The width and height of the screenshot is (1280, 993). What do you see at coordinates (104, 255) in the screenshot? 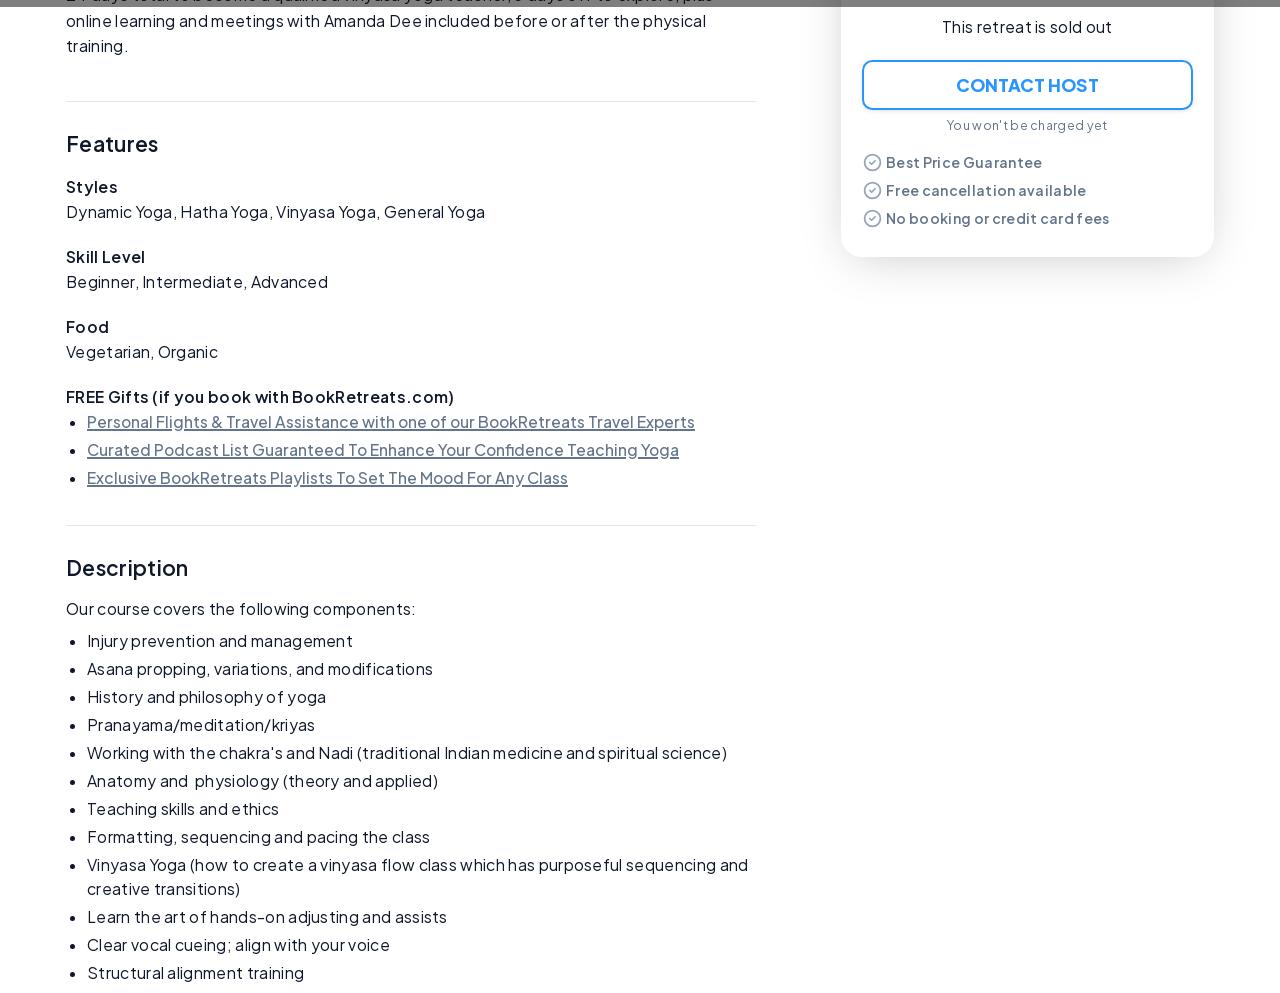
I see `'Skill Level'` at bounding box center [104, 255].